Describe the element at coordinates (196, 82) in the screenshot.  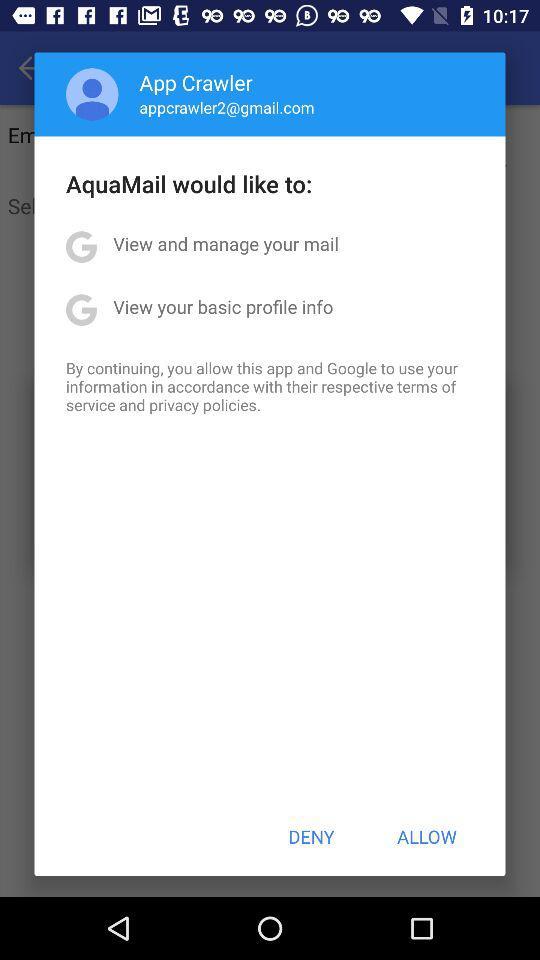
I see `the app crawler item` at that location.